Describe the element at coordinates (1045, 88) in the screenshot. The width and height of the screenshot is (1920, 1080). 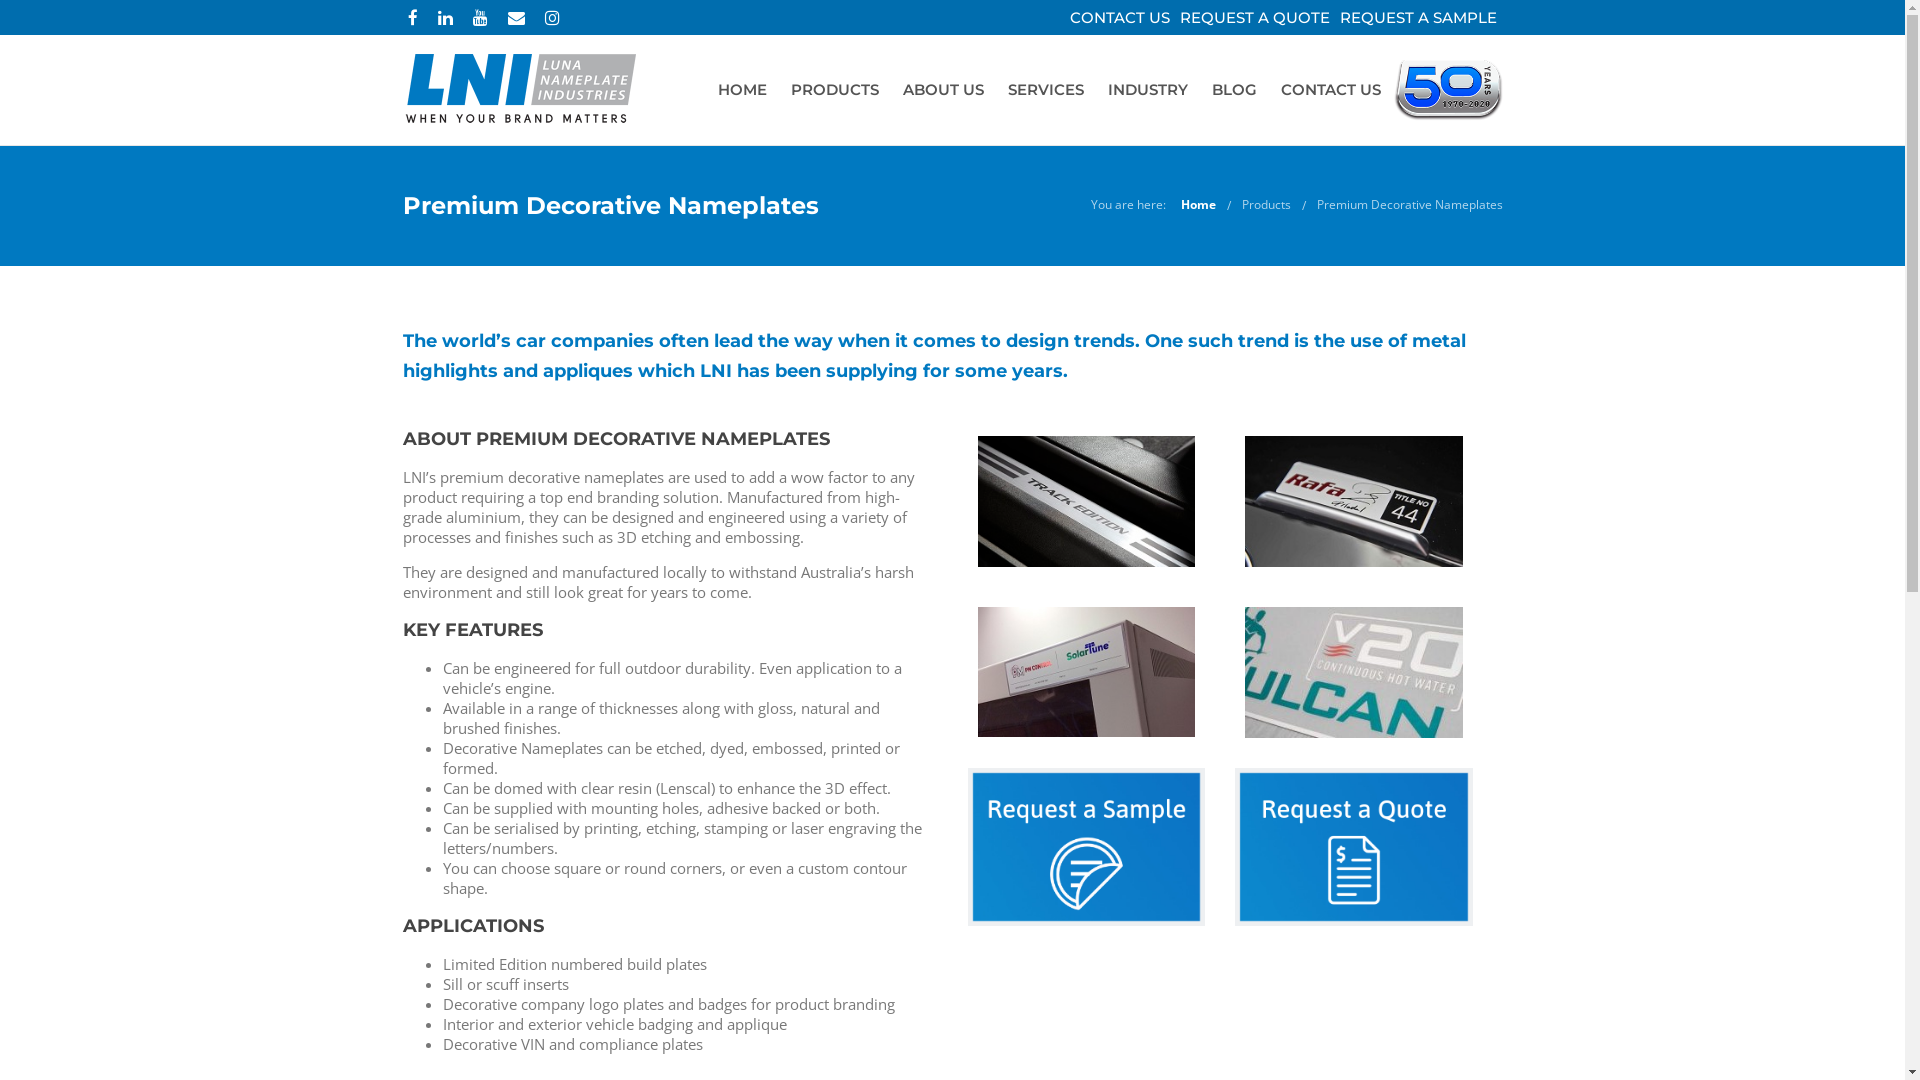
I see `'SERVICES'` at that location.